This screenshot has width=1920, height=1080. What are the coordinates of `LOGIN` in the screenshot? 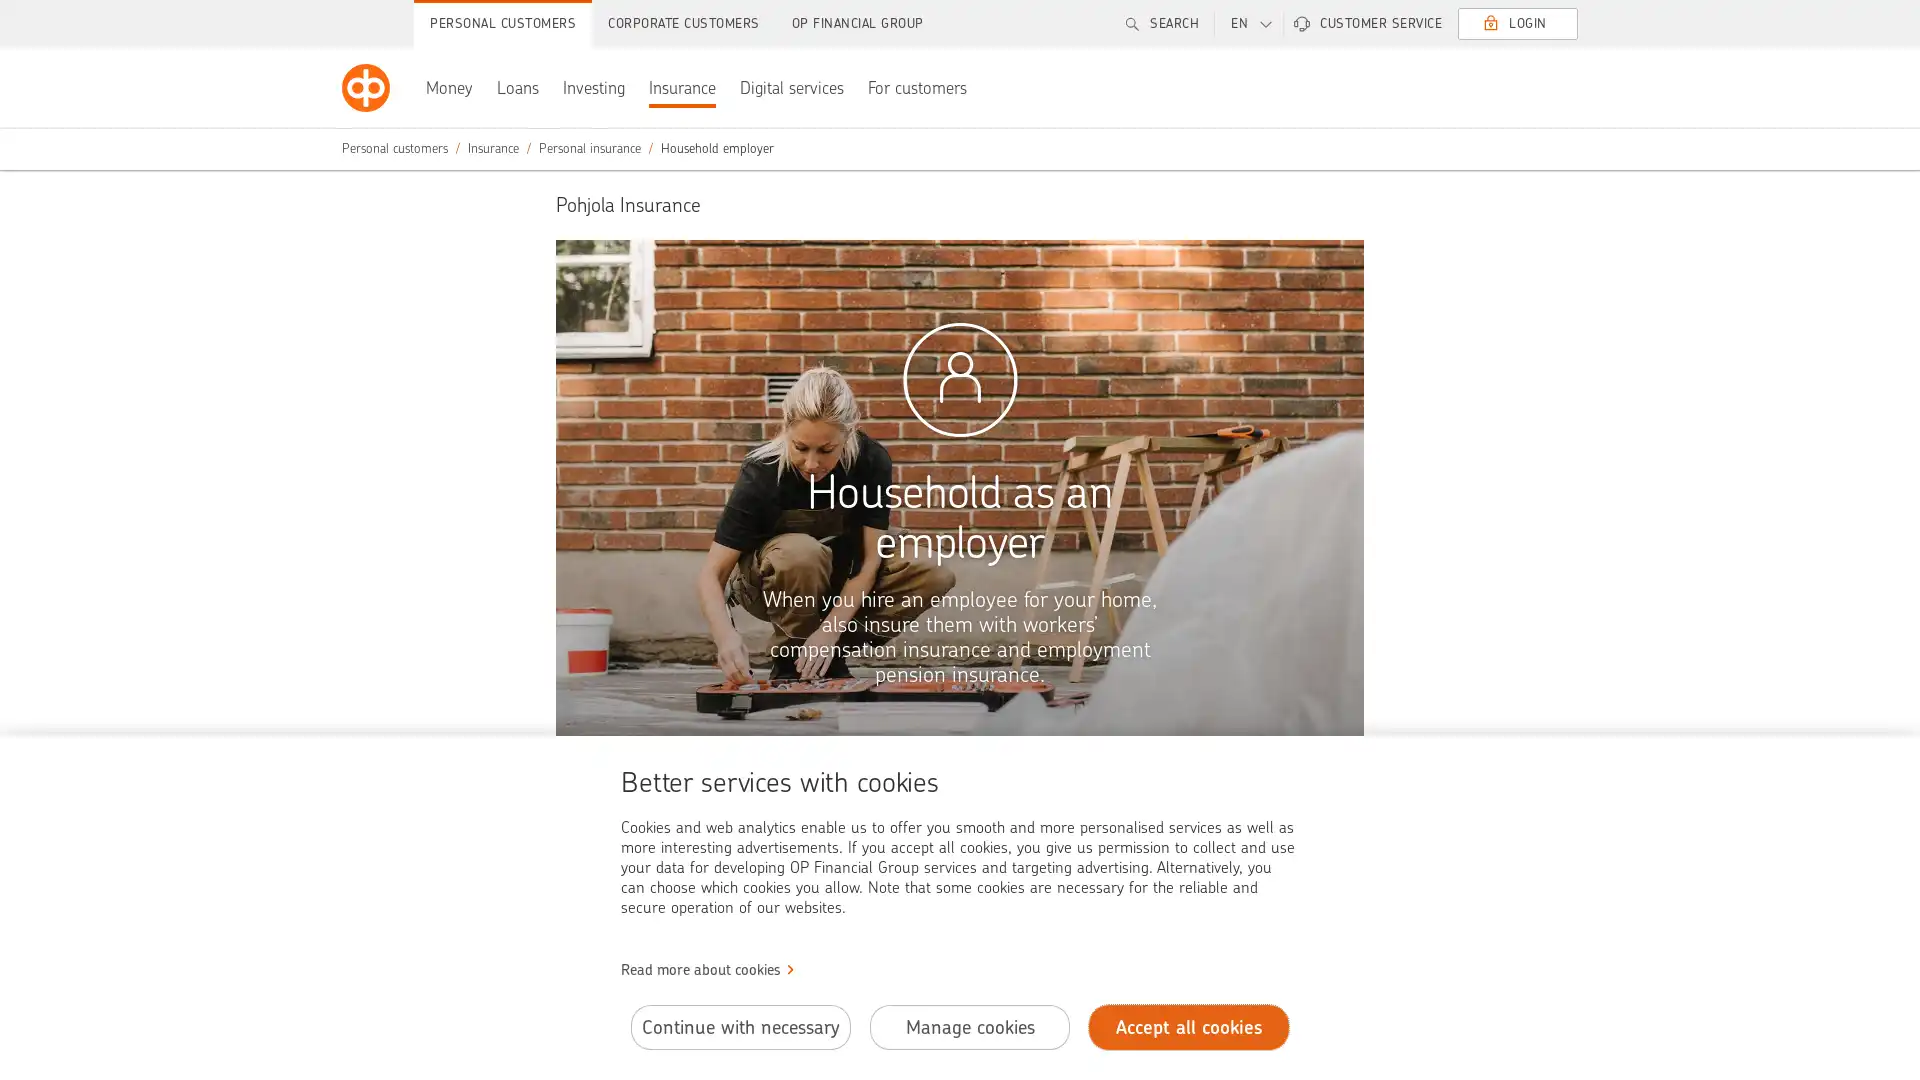 It's located at (1517, 23).